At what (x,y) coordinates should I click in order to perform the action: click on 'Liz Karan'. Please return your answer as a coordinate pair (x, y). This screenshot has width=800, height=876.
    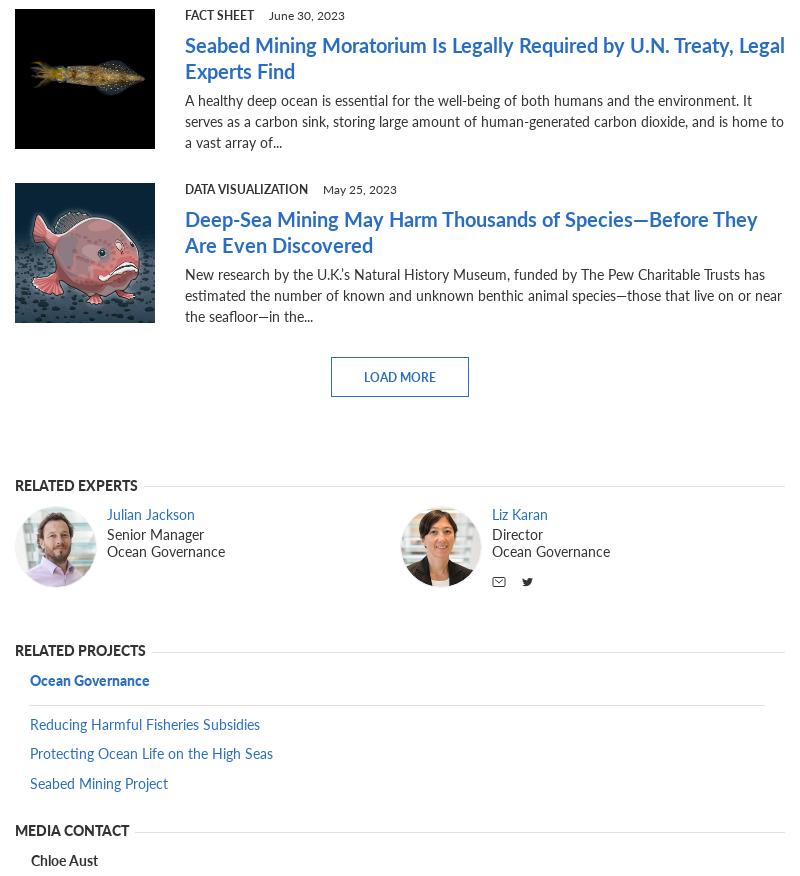
    Looking at the image, I should click on (519, 514).